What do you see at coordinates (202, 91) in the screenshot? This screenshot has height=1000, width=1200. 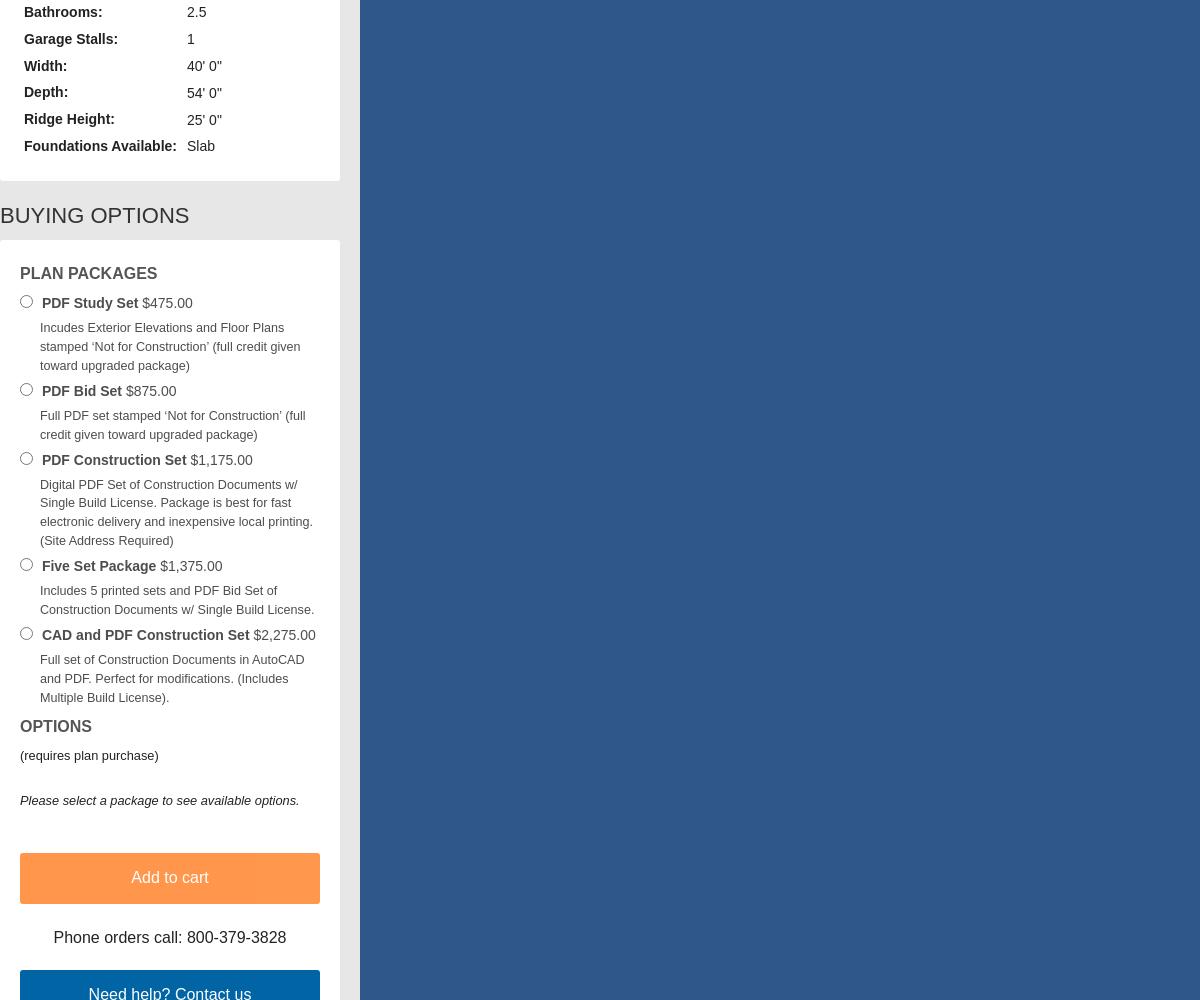 I see `'54' 0"'` at bounding box center [202, 91].